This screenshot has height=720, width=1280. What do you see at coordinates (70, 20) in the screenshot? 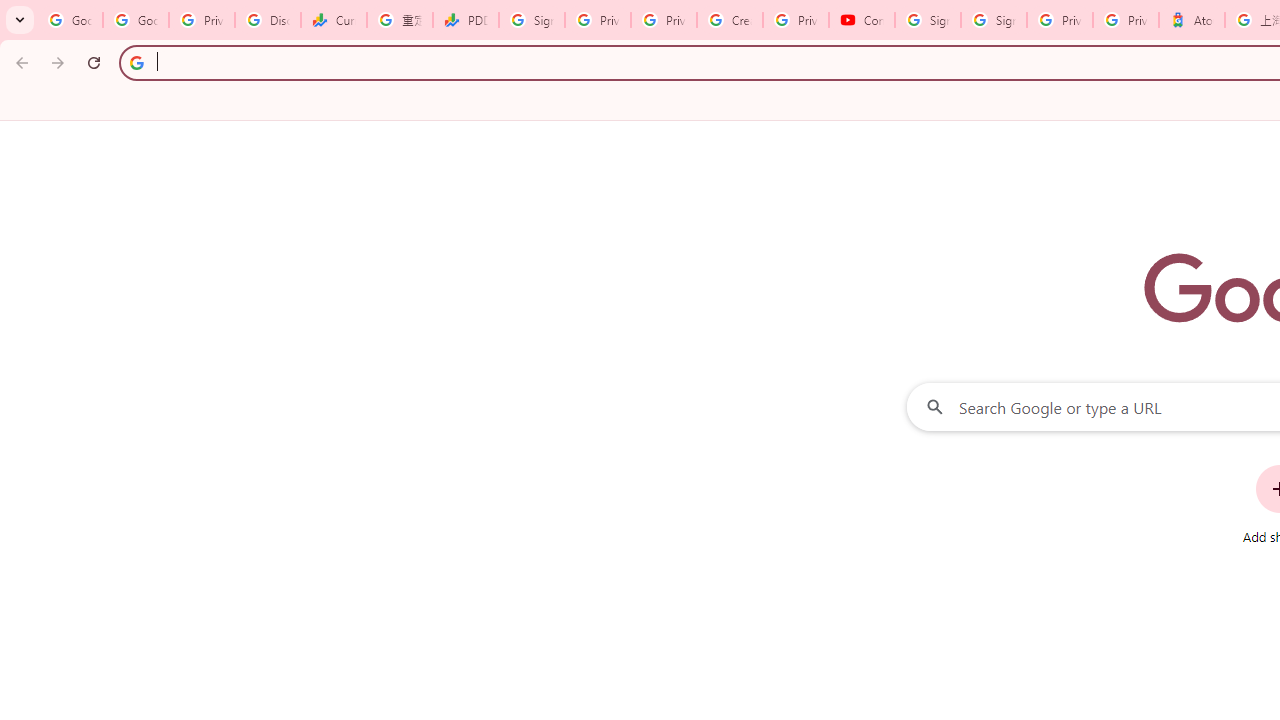
I see `'Google Workspace Admin Community'` at bounding box center [70, 20].